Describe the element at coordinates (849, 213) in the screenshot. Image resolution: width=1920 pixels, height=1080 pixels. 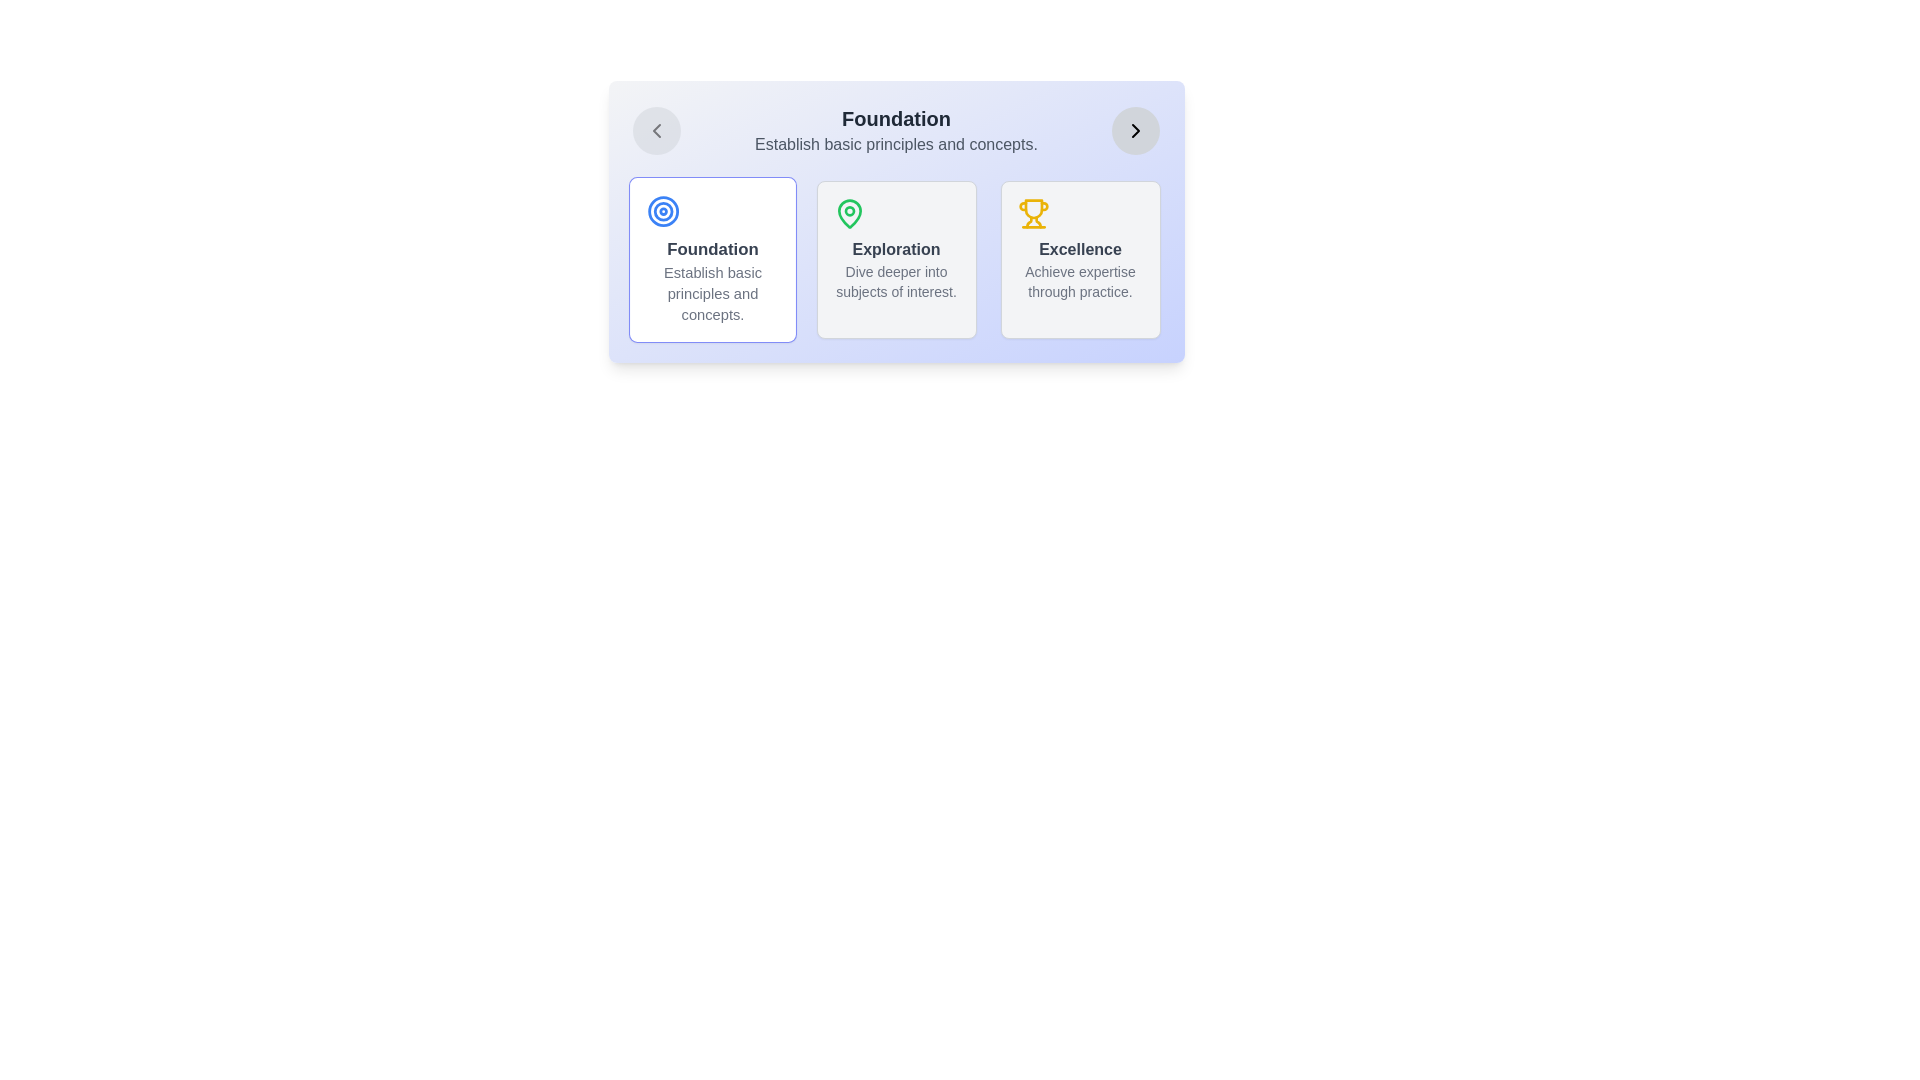
I see `the green map pin icon located in the second card labeled 'Exploration' below the title 'Foundation'` at that location.